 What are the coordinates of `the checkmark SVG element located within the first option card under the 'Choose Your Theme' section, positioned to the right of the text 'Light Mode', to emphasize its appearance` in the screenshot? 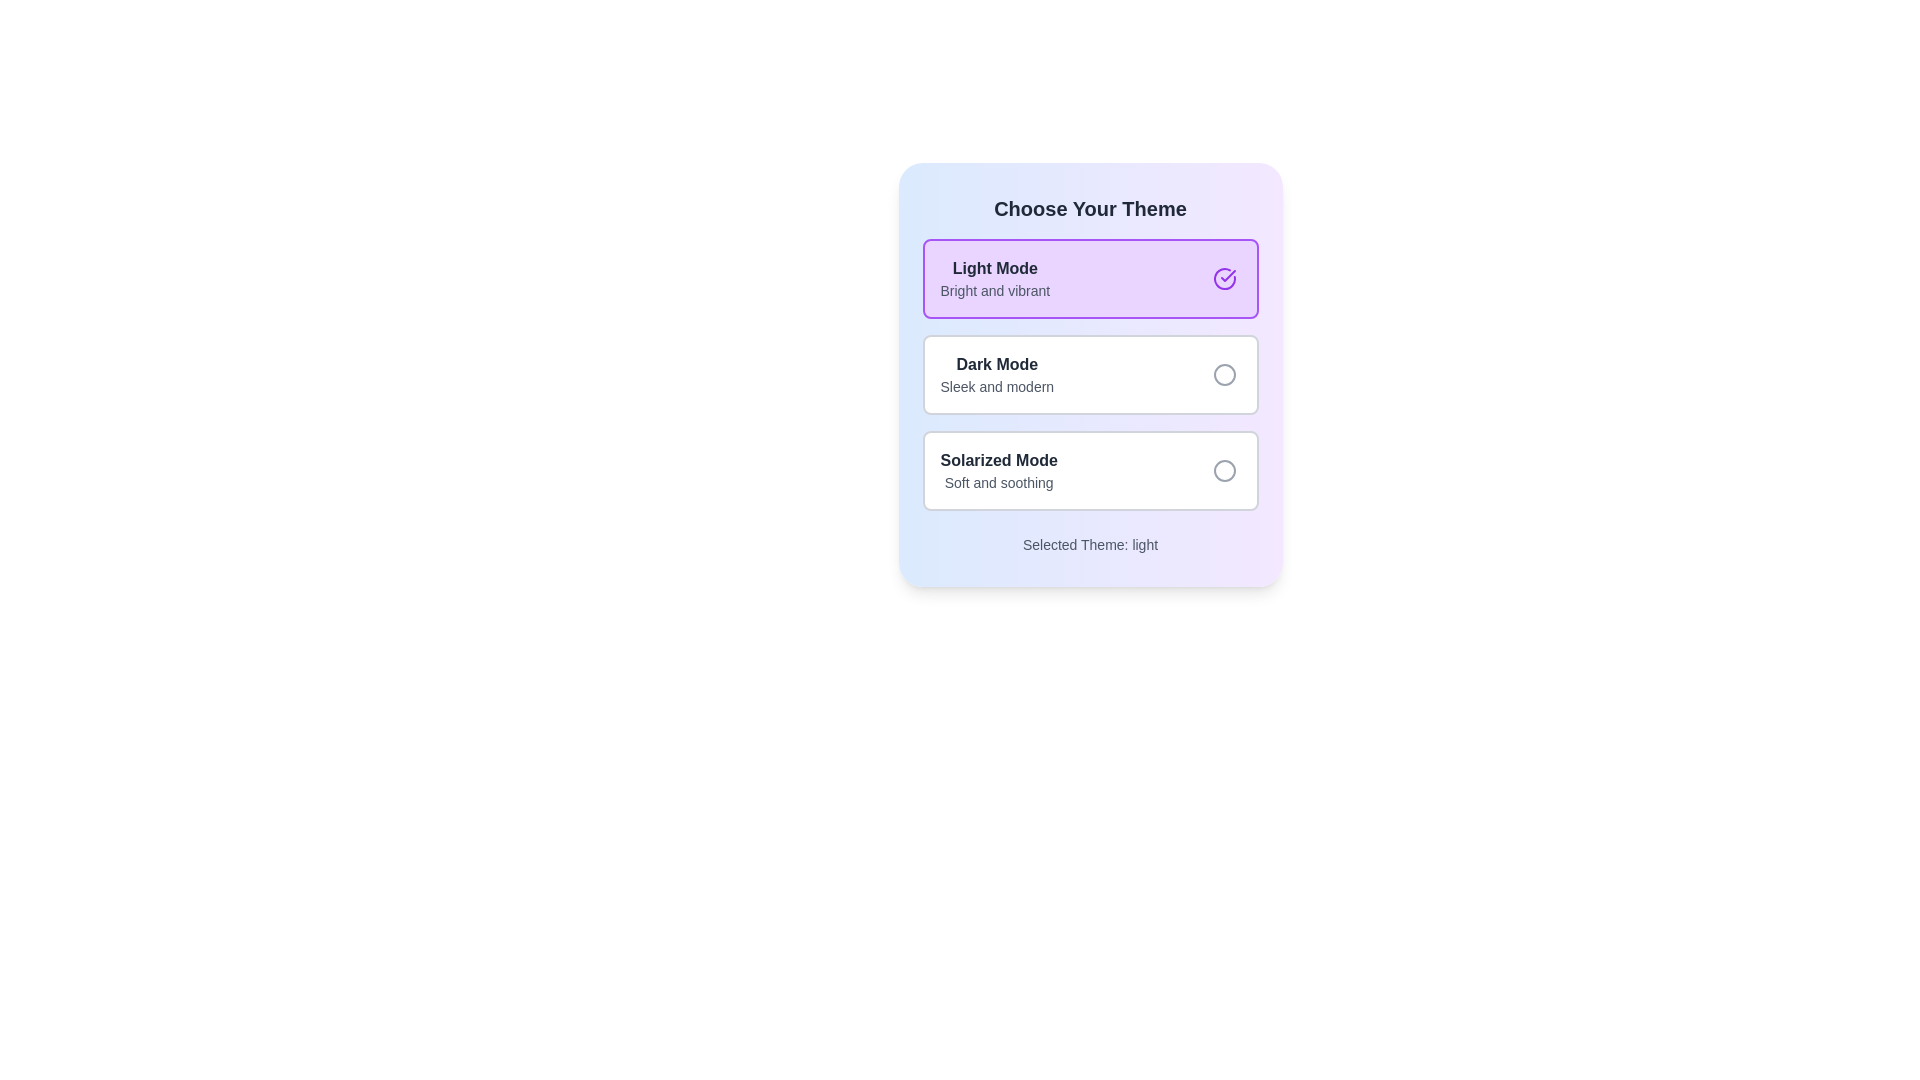 It's located at (1227, 276).